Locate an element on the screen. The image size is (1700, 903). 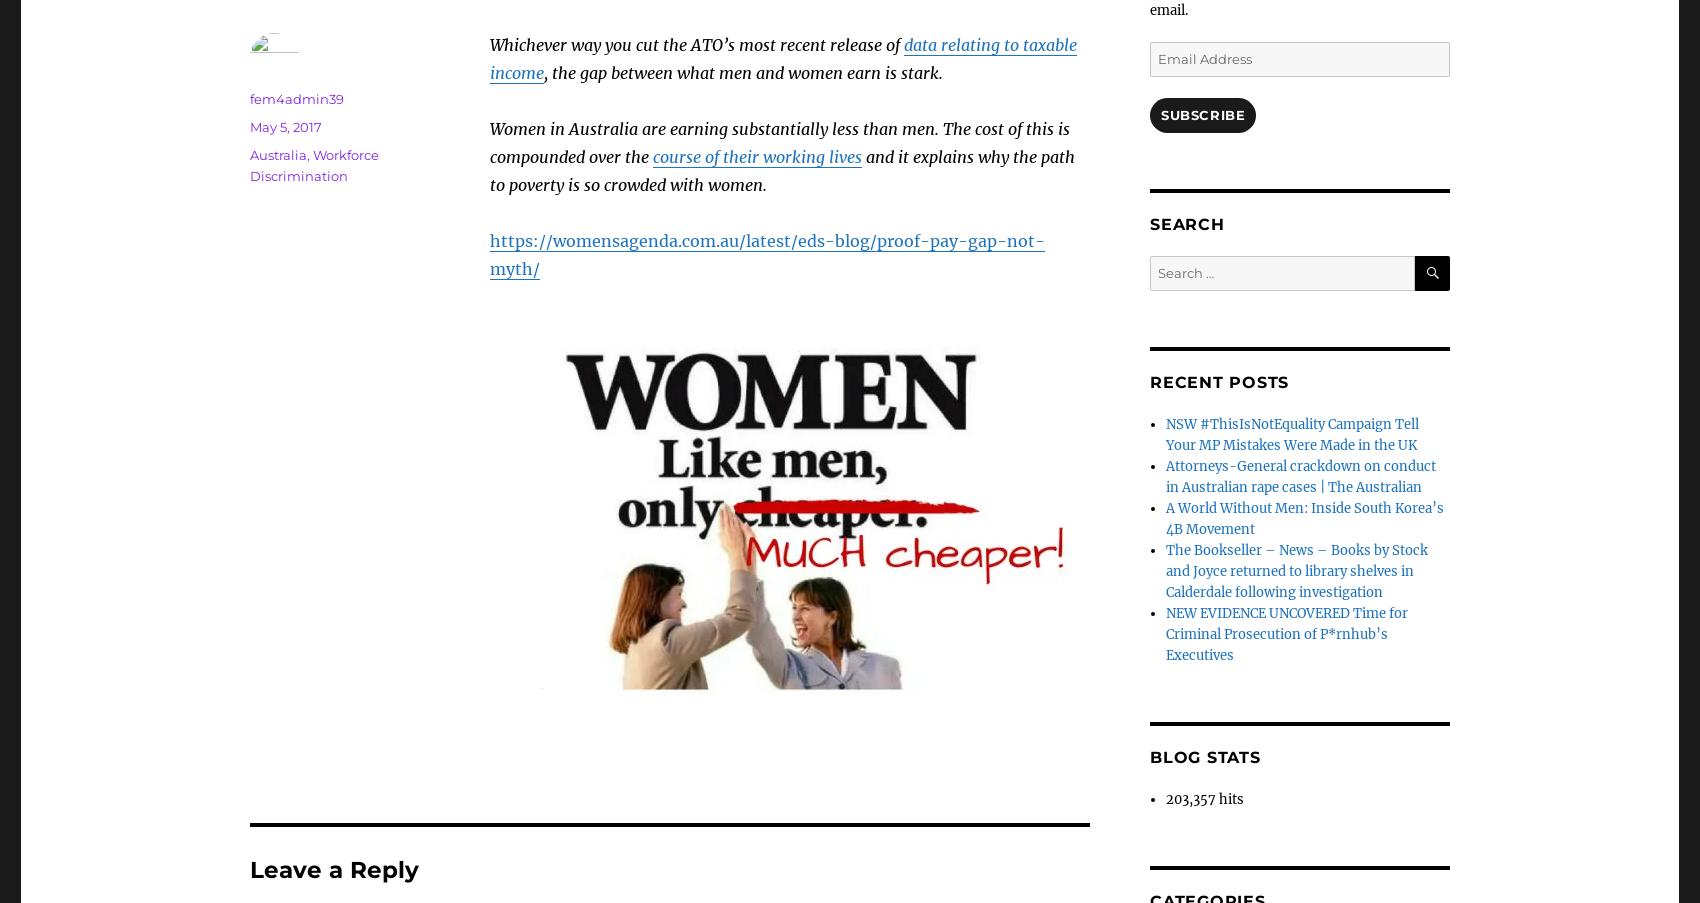
'Women in Australia are earning substantially less than men. The cost of this is compounded over the' is located at coordinates (778, 142).